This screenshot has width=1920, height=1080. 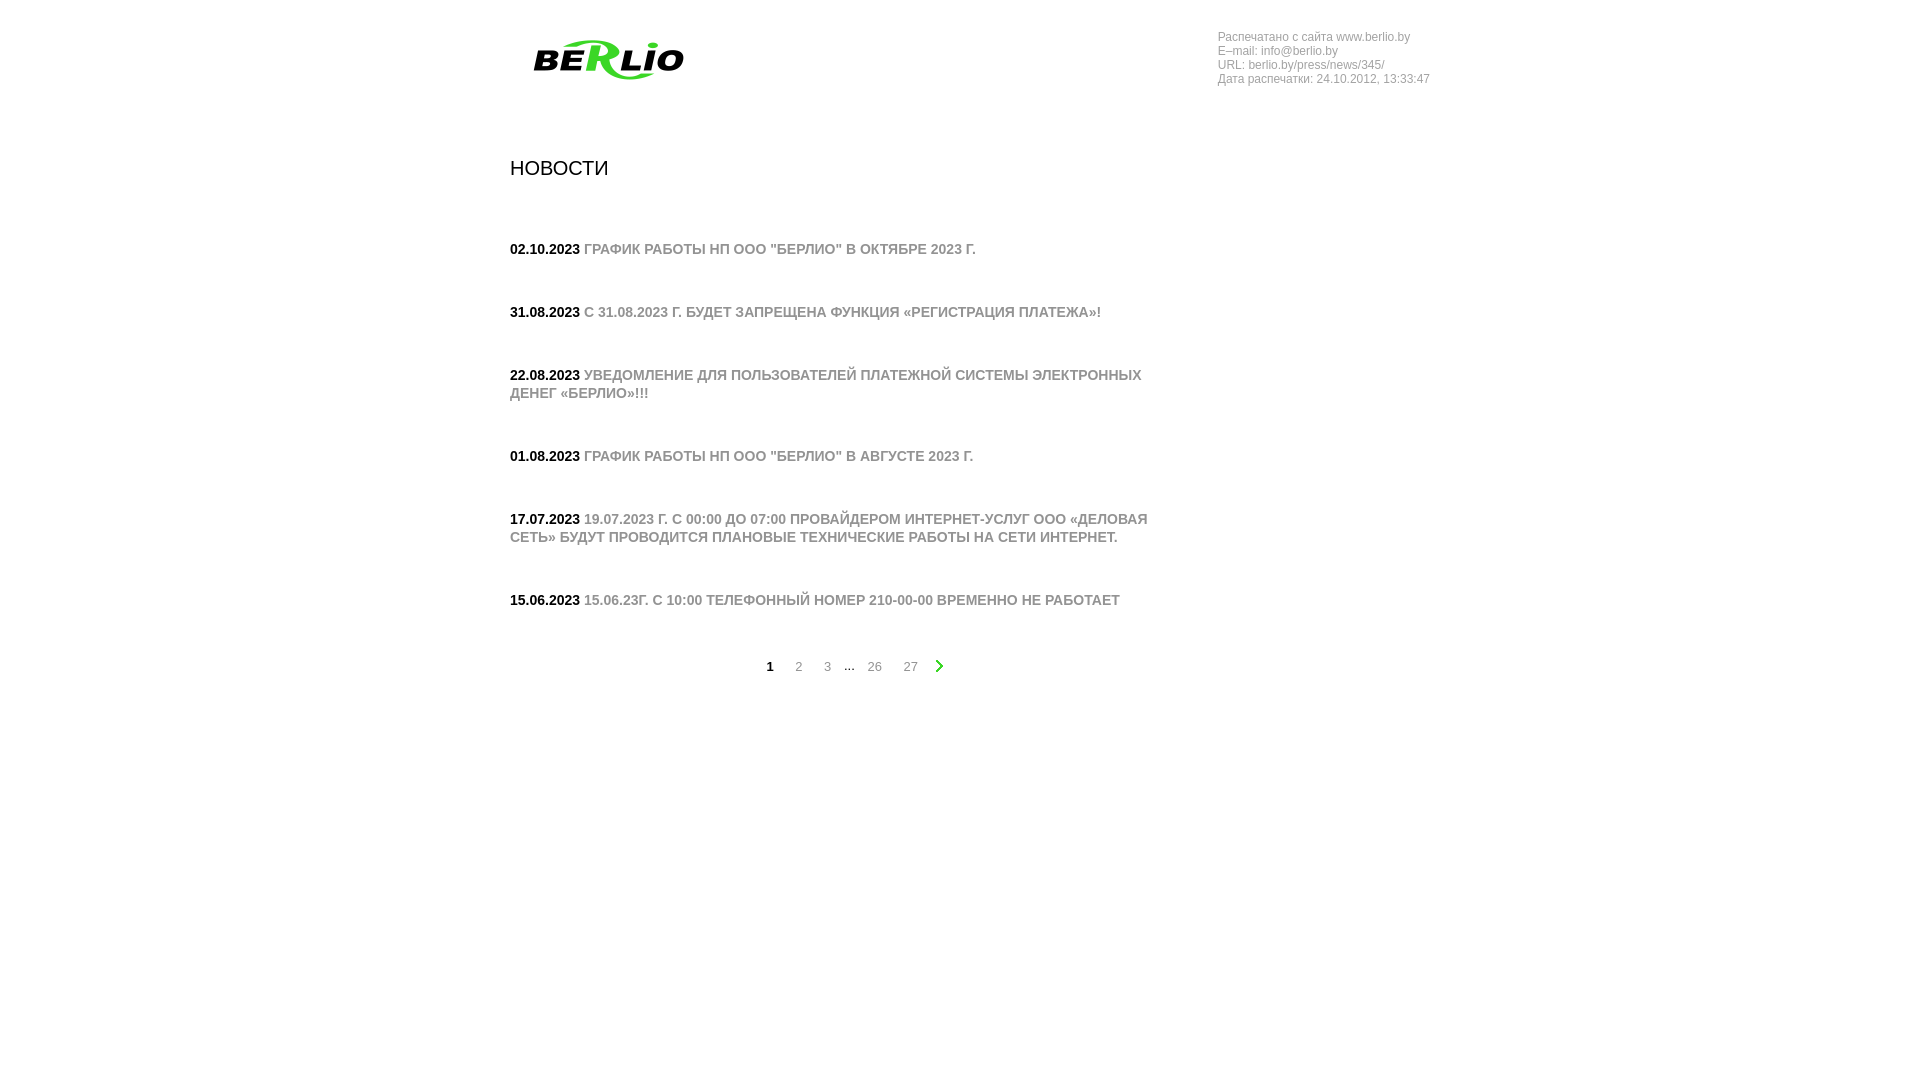 I want to click on '3', so click(x=827, y=667).